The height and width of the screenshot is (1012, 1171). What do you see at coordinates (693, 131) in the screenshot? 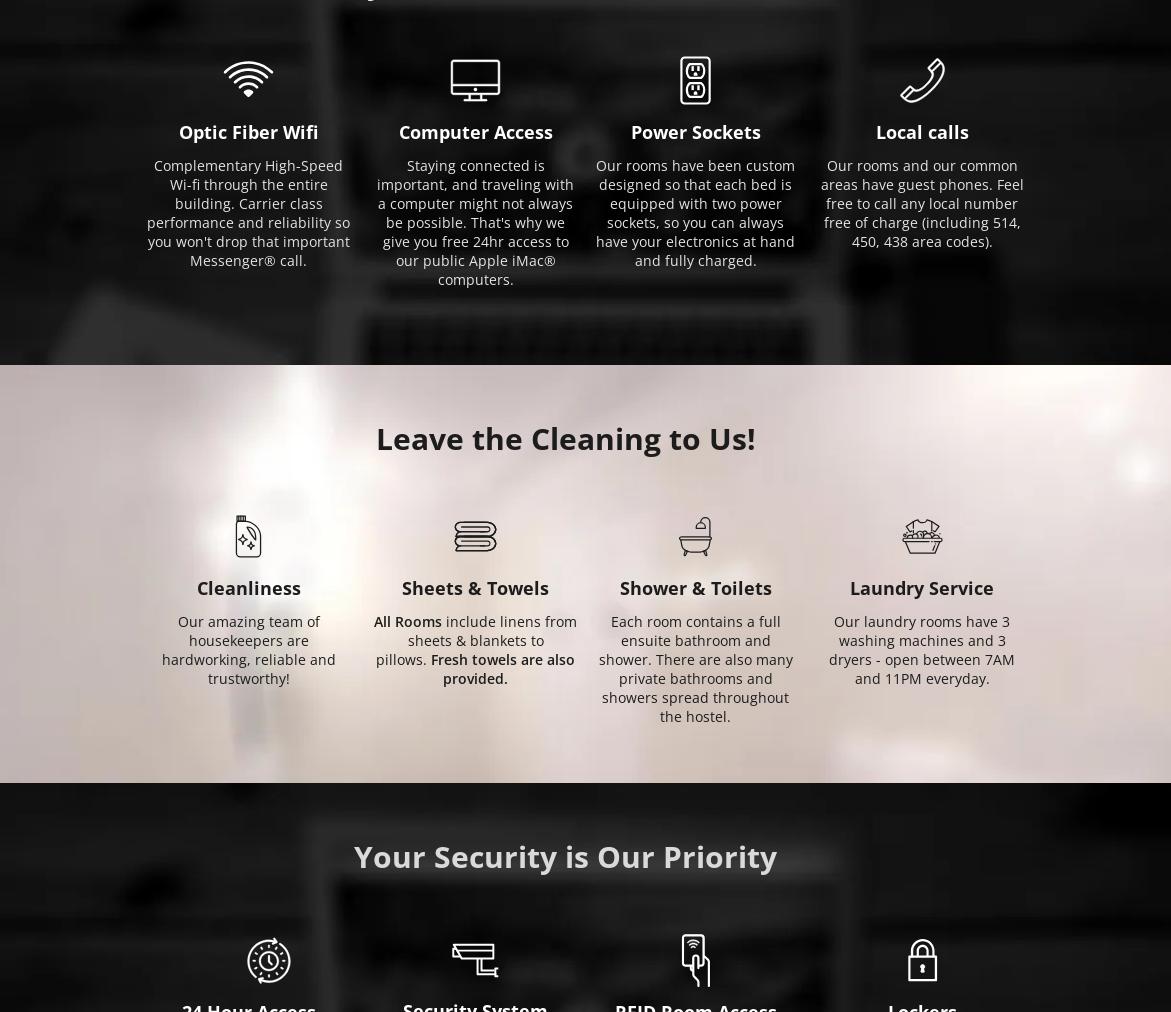
I see `'Power Sockets'` at bounding box center [693, 131].